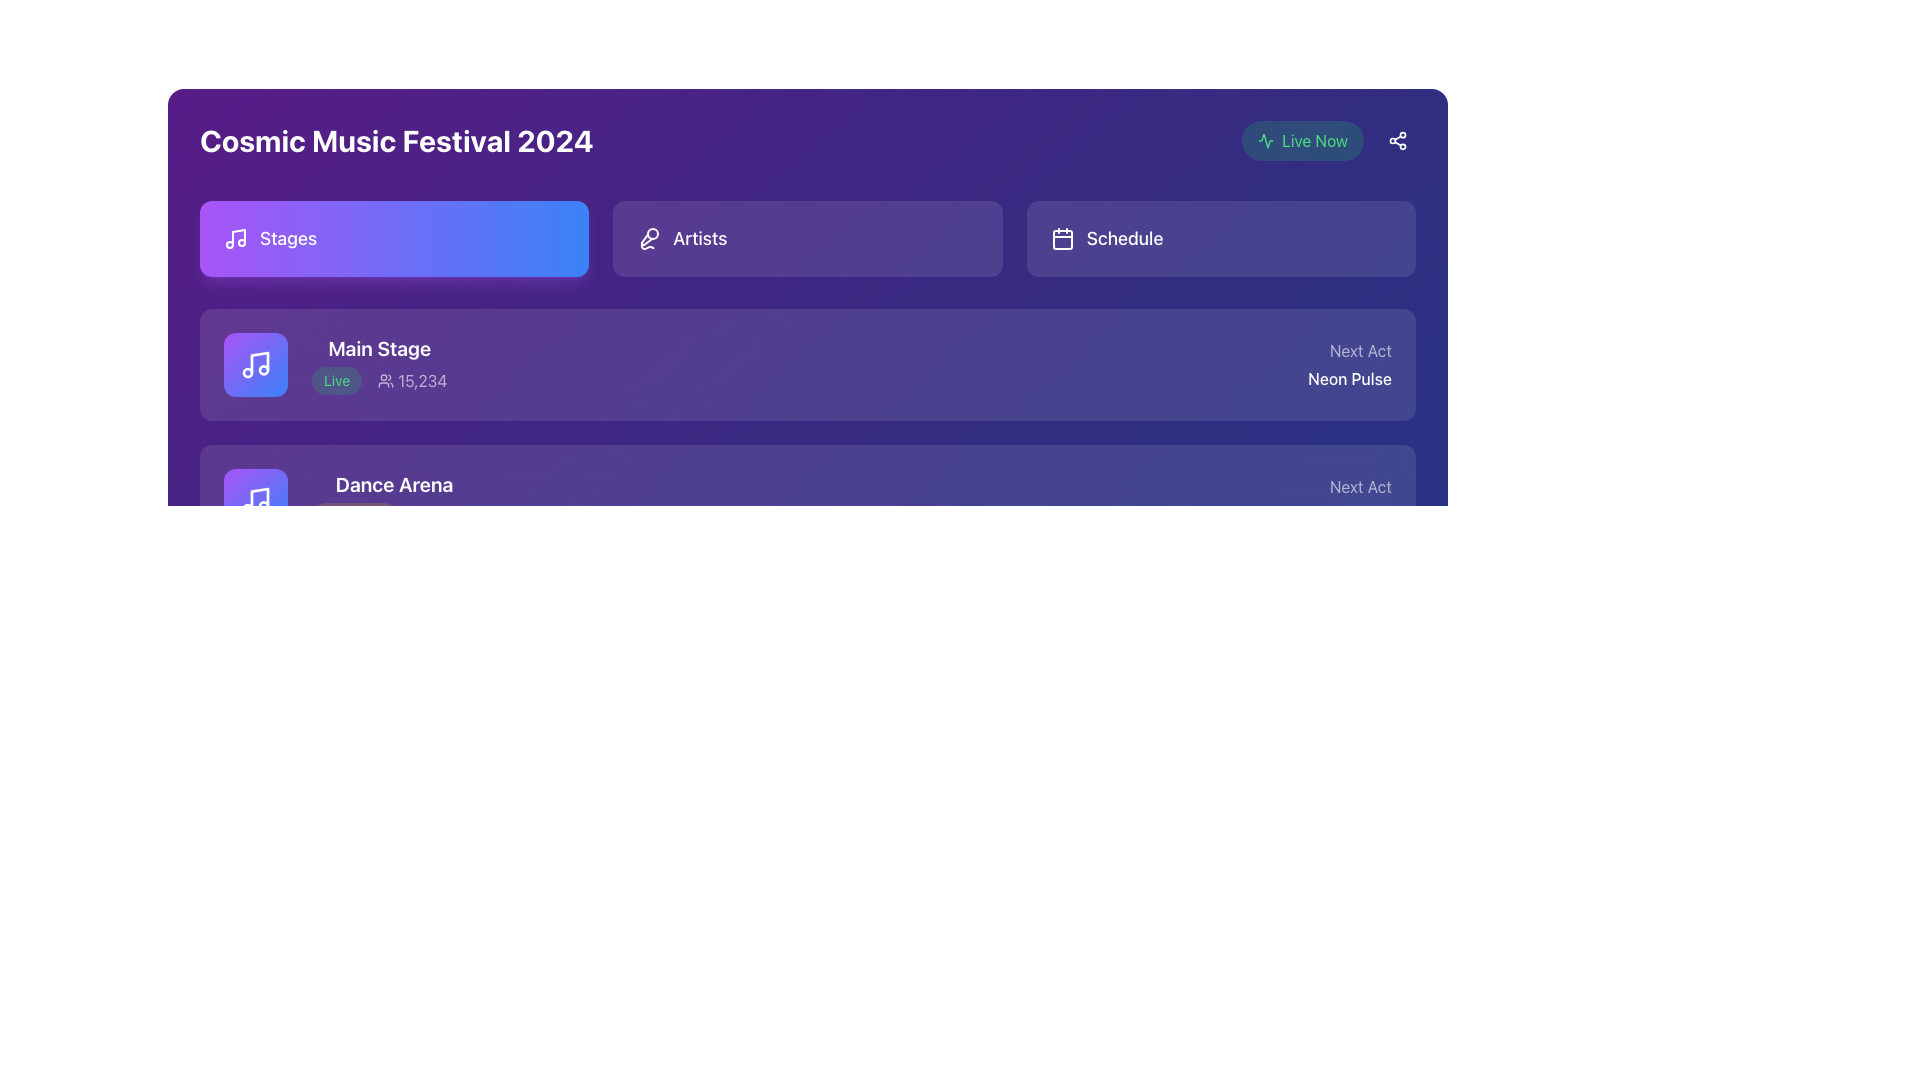  Describe the element at coordinates (1265, 140) in the screenshot. I see `the icon featuring a line-based zigzag waveform design located in the top-right corner of the interface, adjacent to the 'Live Now' green button` at that location.